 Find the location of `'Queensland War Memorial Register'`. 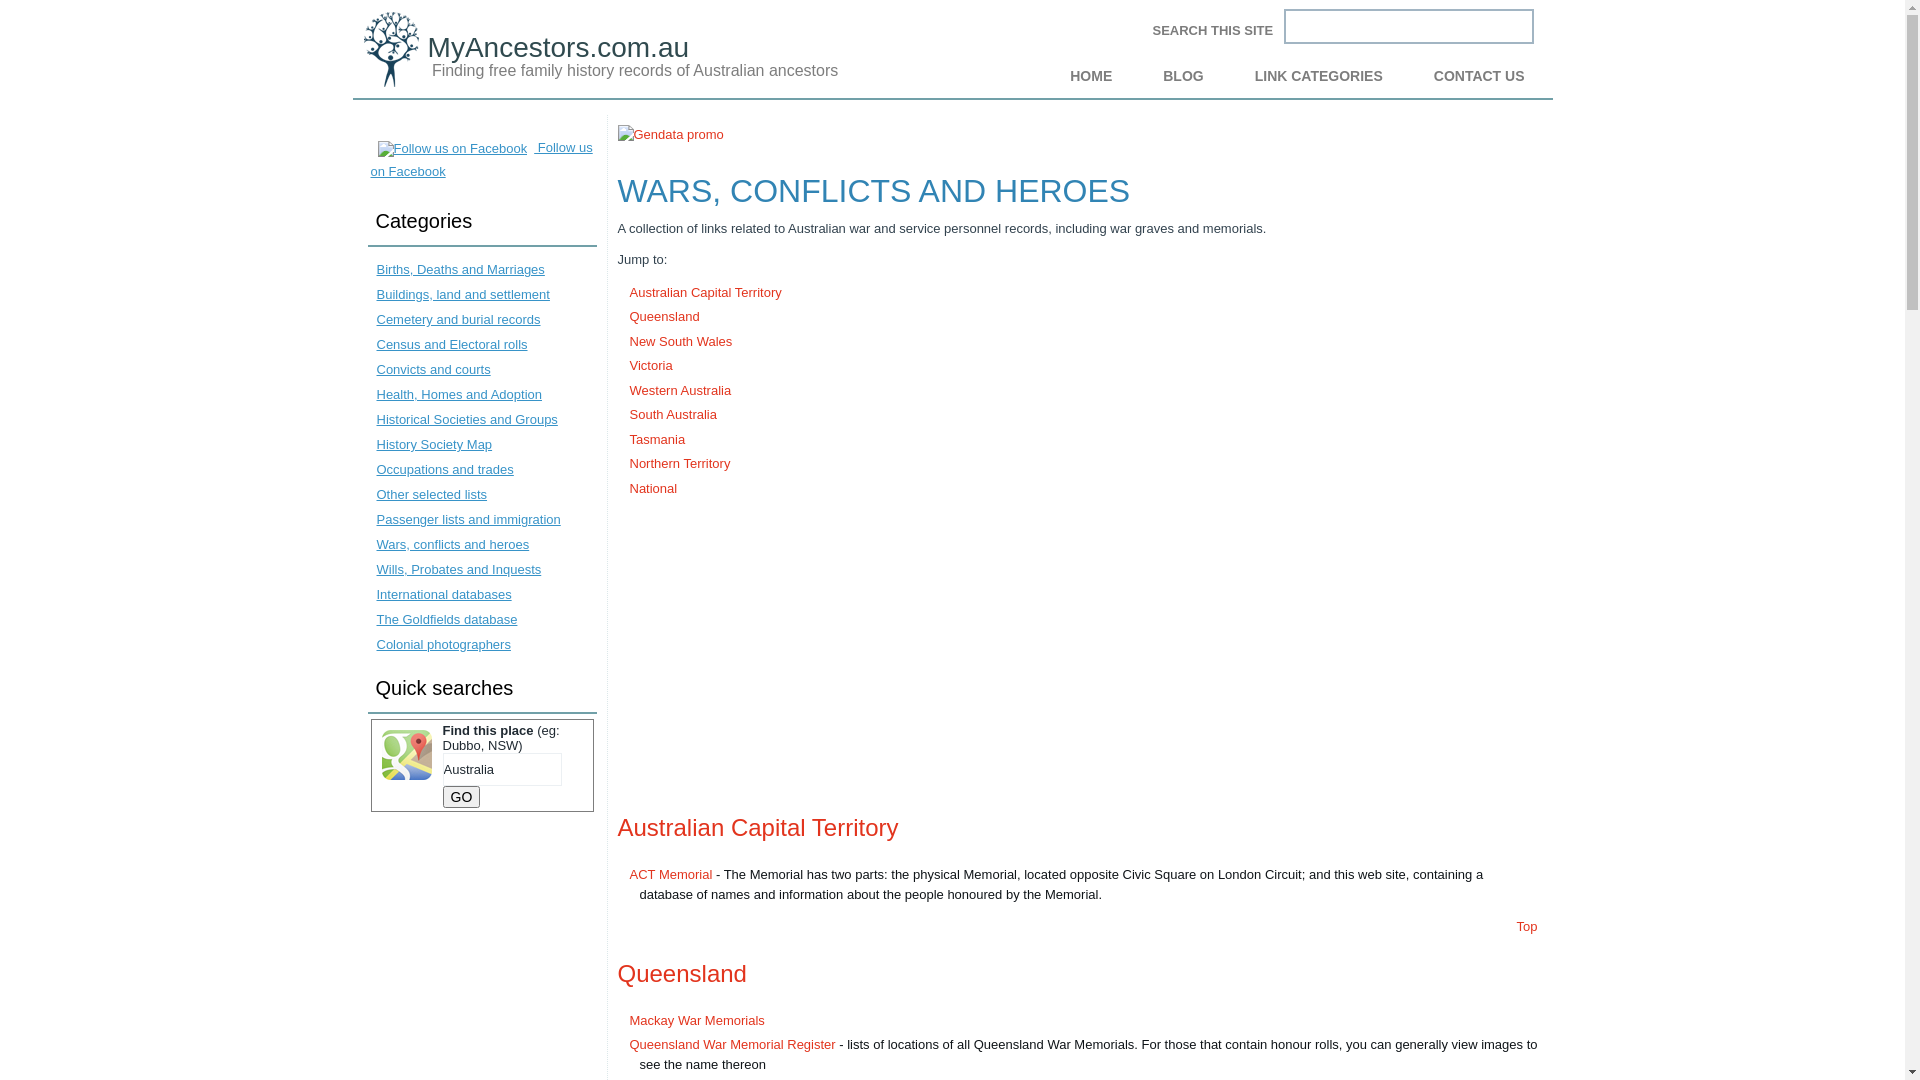

'Queensland War Memorial Register' is located at coordinates (732, 1043).